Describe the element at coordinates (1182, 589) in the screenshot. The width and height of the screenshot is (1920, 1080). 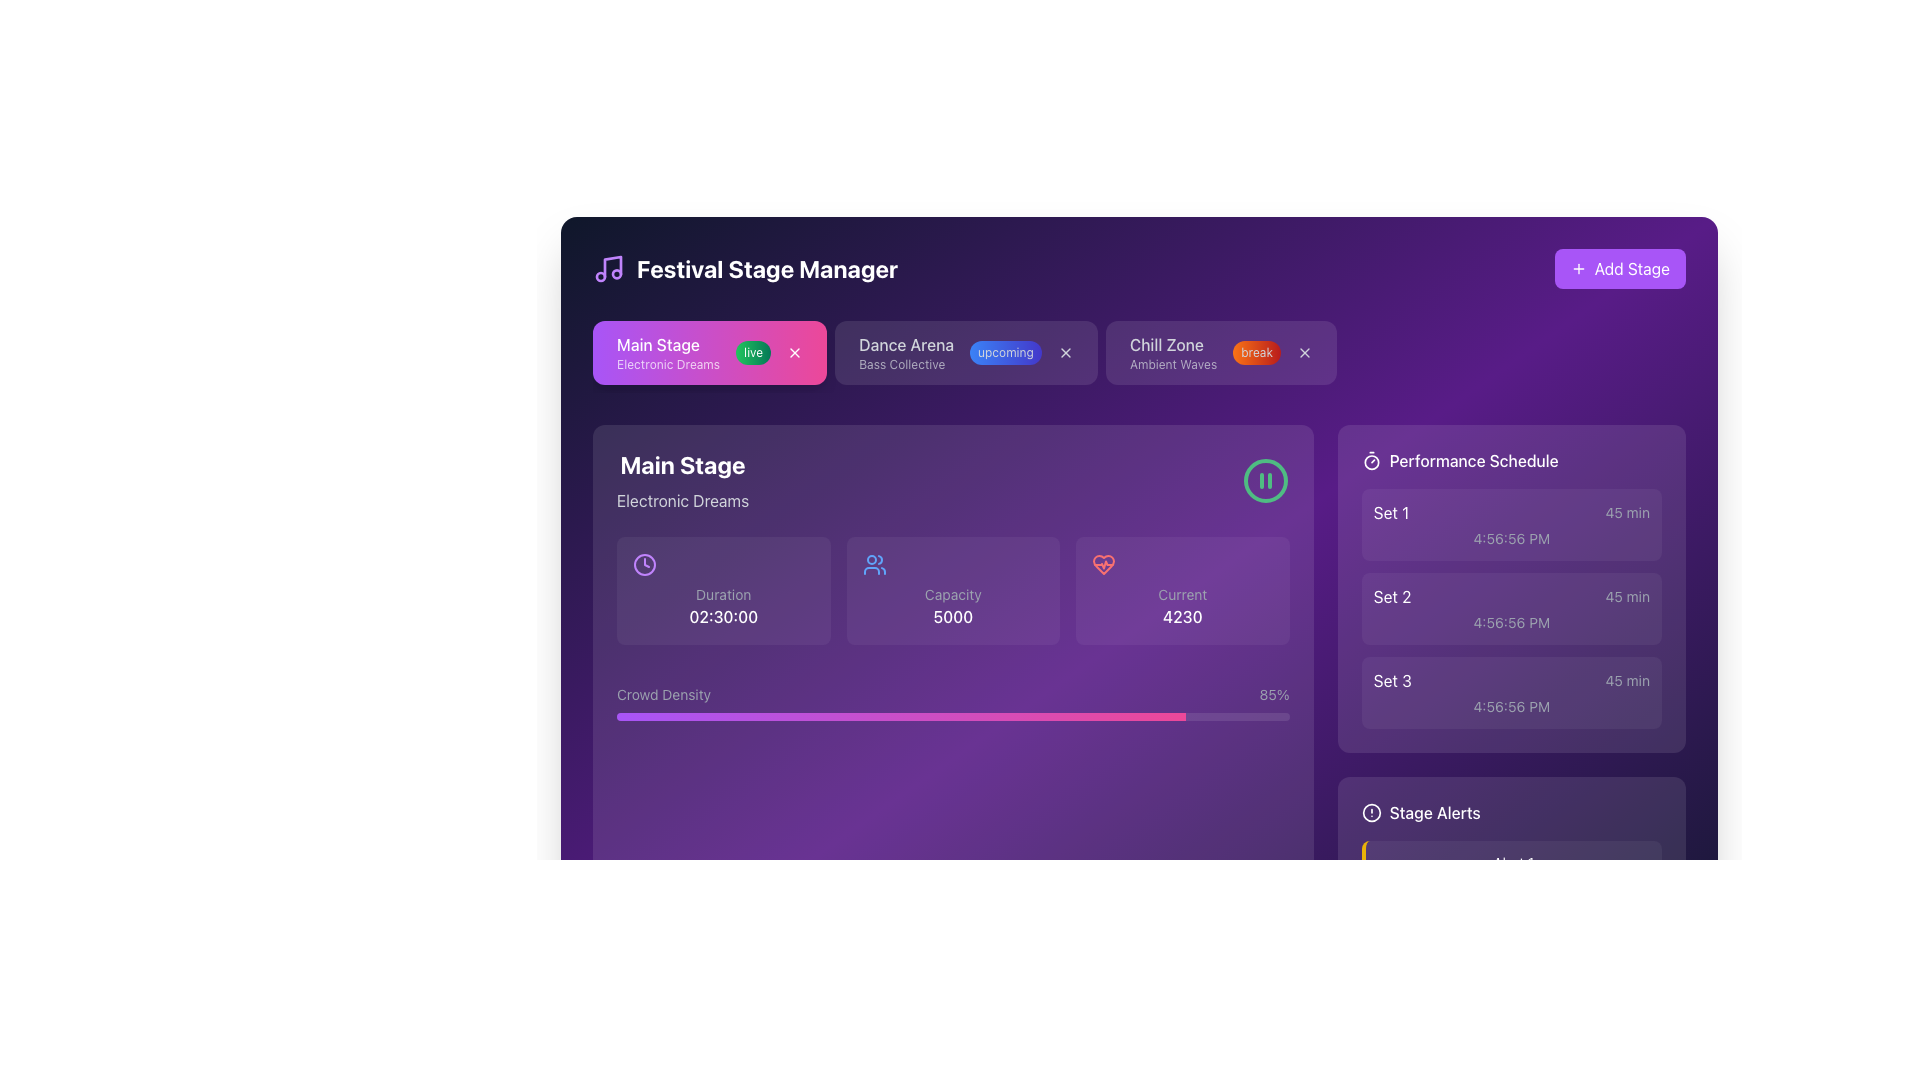
I see `the Informational card that displays the current value related to the ongoing event in 'Main Stage', positioned between the 'Capacity' card and the right margin` at that location.